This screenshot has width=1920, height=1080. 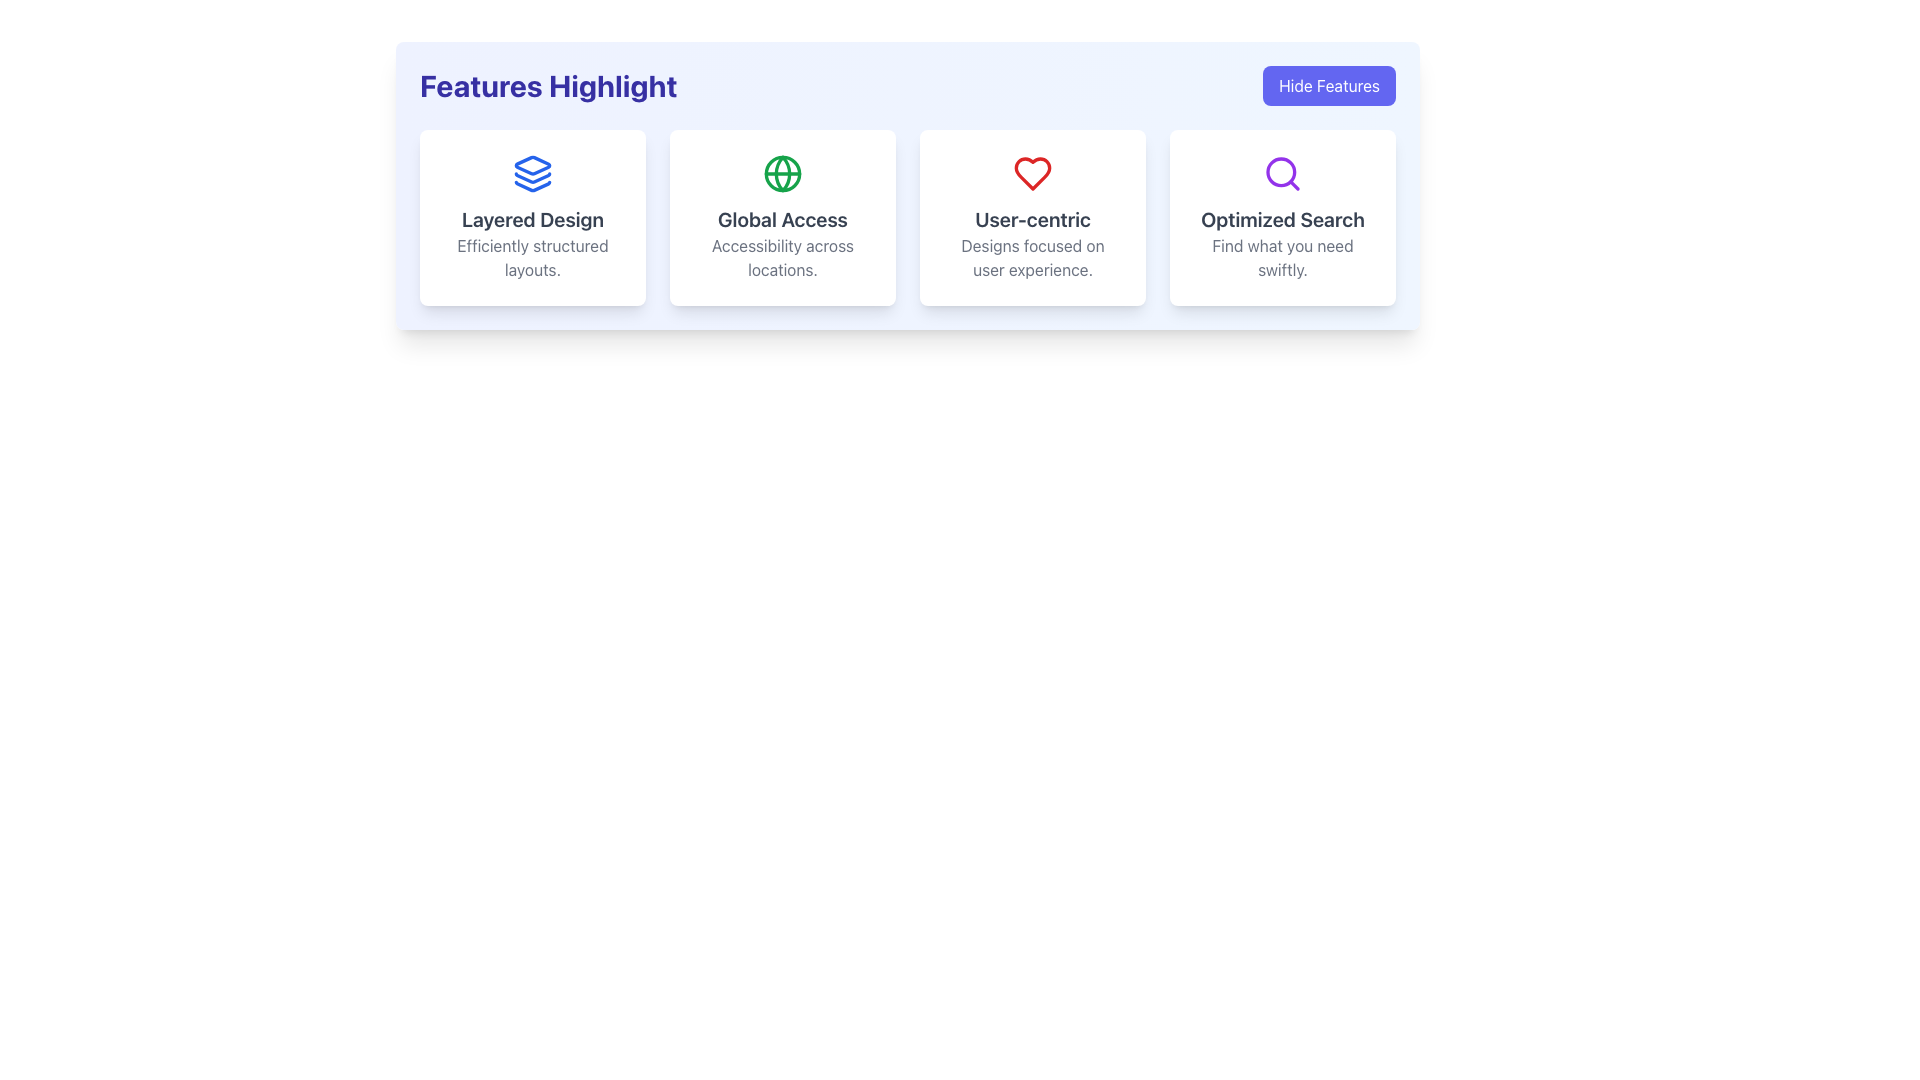 What do you see at coordinates (1032, 257) in the screenshot?
I see `information provided in the text label displaying 'Designs focused on user experience.' which is styled in gray and smaller text size` at bounding box center [1032, 257].